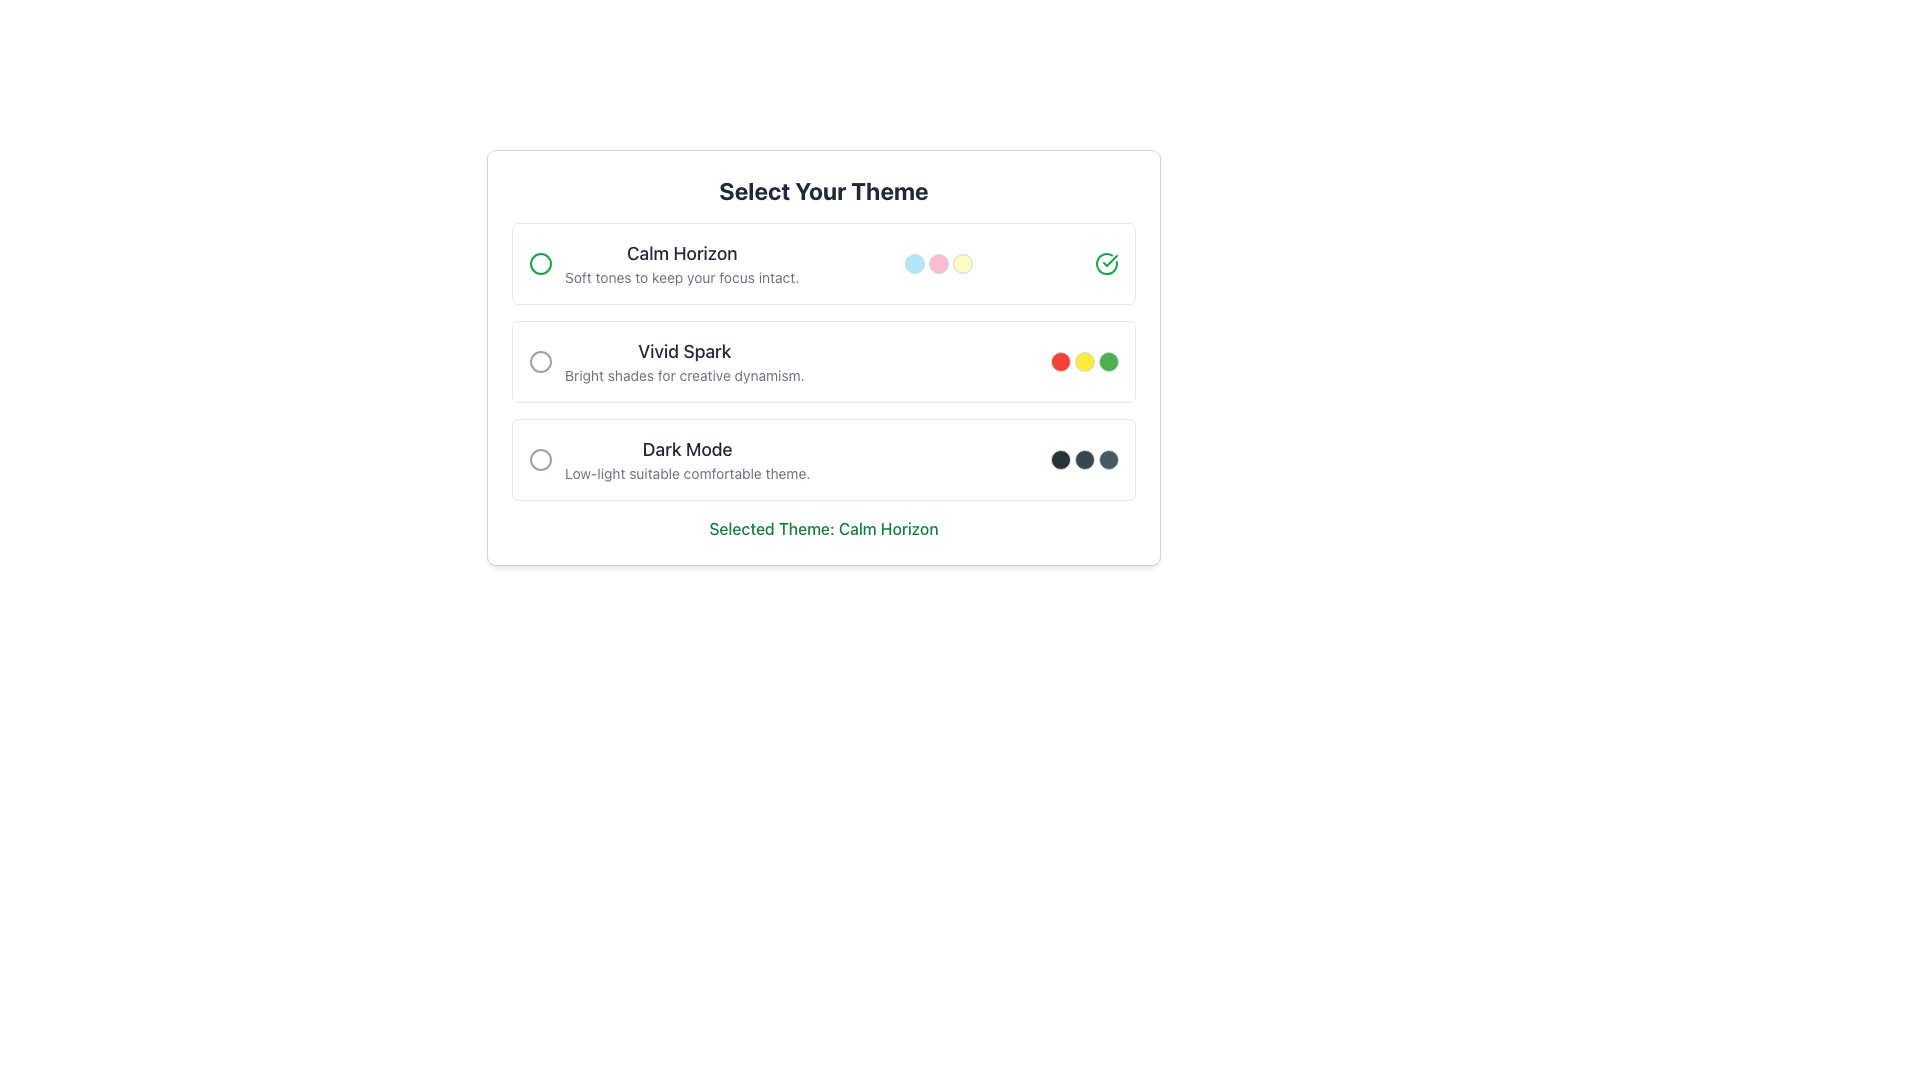 This screenshot has height=1080, width=1920. Describe the element at coordinates (684, 375) in the screenshot. I see `the Text Label that provides a descriptive subtitle for the 'Vivid Spark' theme option, located below the 'Vivid Spark' text in the theme selection panel` at that location.